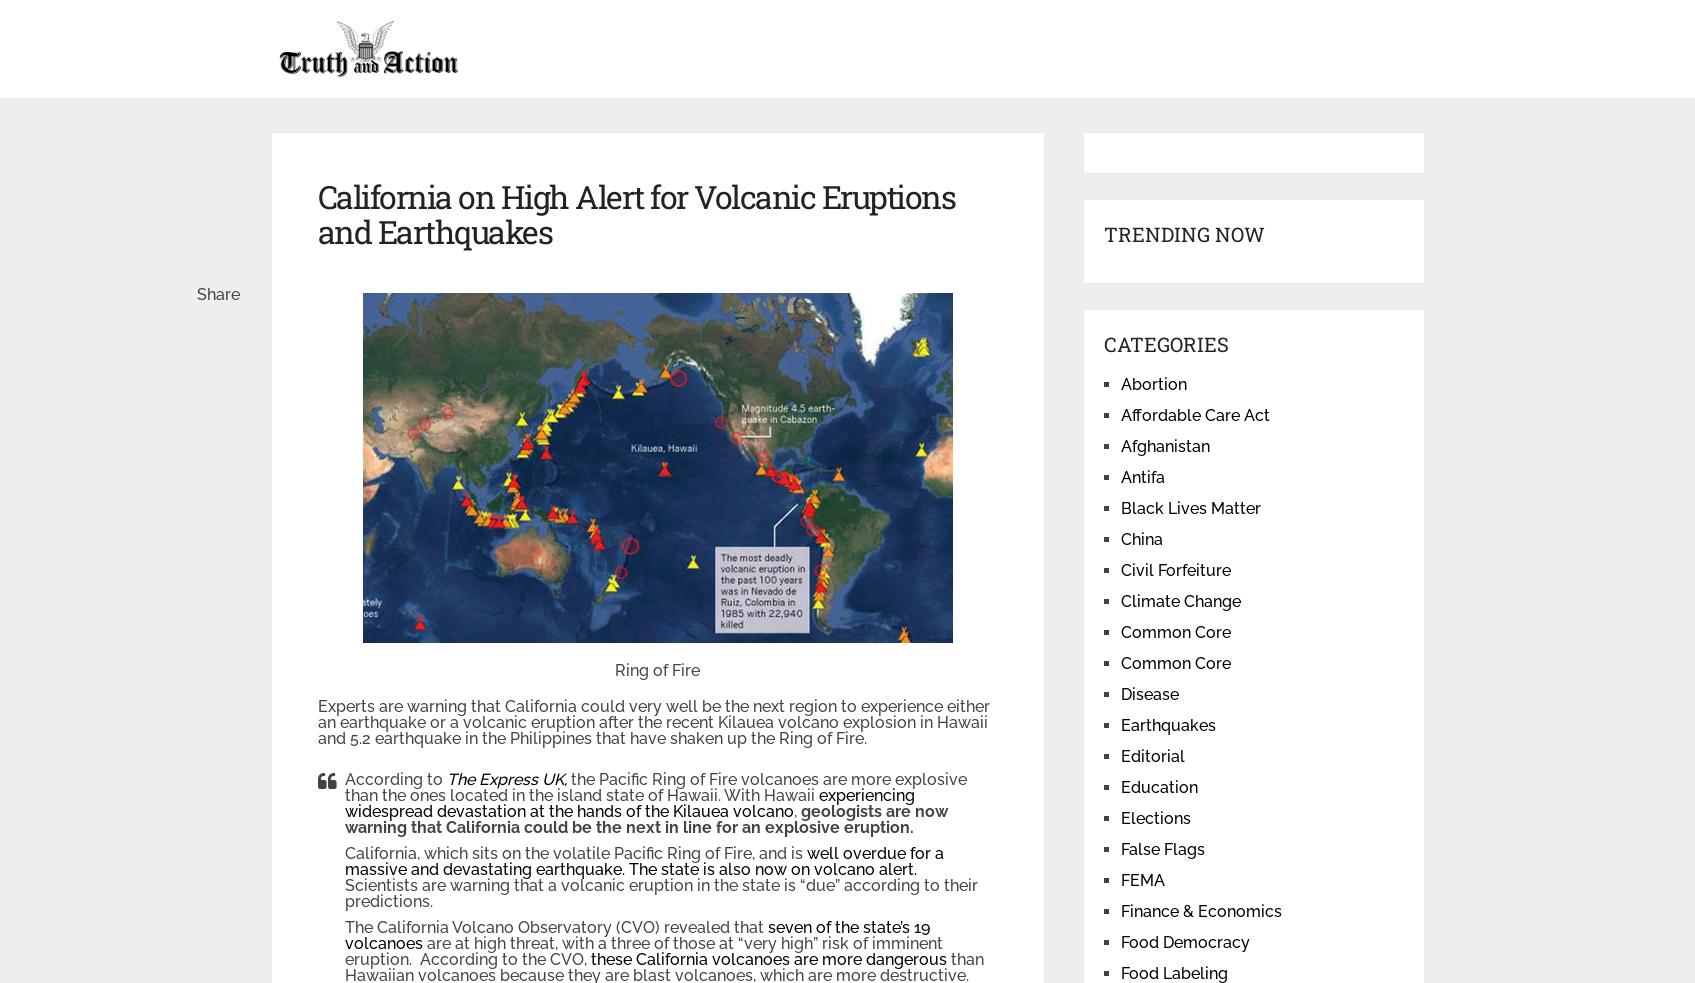 This screenshot has width=1695, height=983. Describe the element at coordinates (393, 778) in the screenshot. I see `'According to'` at that location.